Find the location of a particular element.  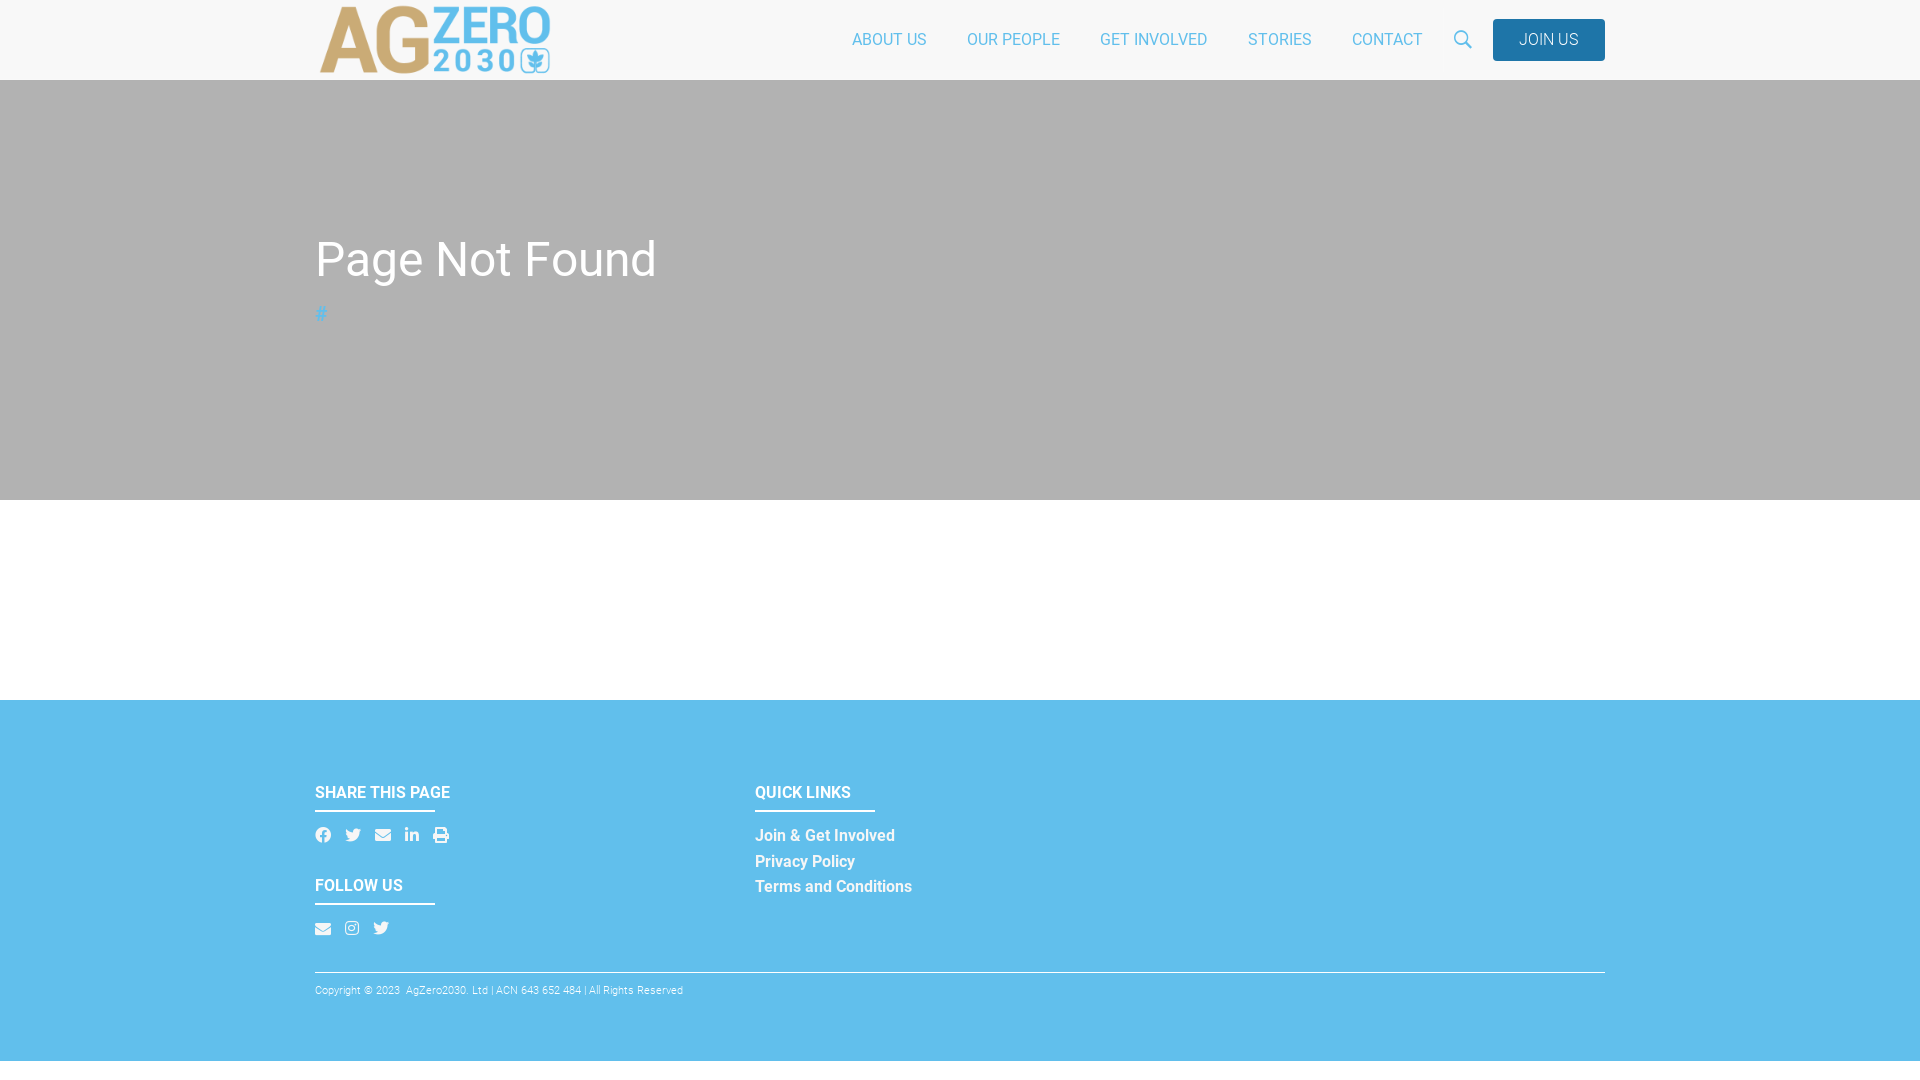

'Join & Get Involved' is located at coordinates (825, 835).